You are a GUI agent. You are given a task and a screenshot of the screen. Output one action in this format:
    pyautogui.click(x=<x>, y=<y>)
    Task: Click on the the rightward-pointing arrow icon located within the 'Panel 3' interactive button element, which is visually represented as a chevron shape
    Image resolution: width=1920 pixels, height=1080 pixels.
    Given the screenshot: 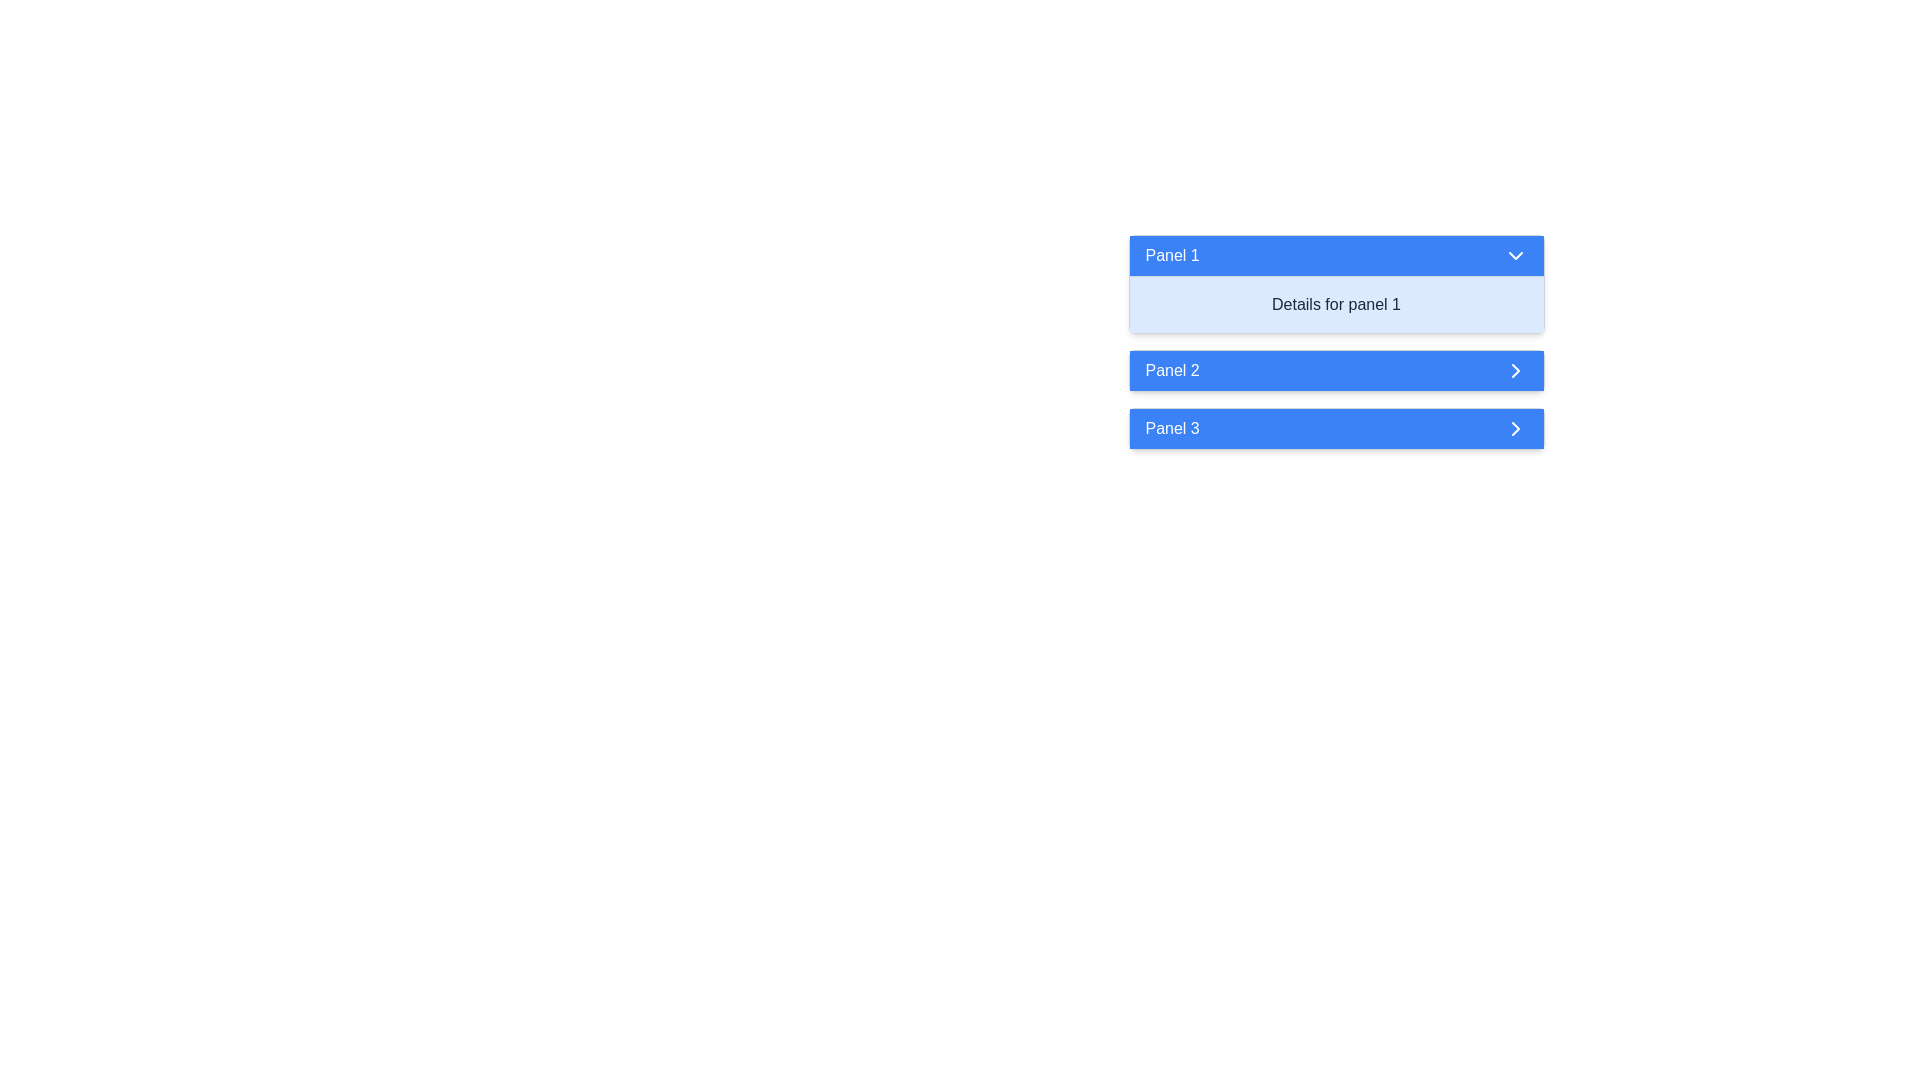 What is the action you would take?
    pyautogui.click(x=1515, y=427)
    